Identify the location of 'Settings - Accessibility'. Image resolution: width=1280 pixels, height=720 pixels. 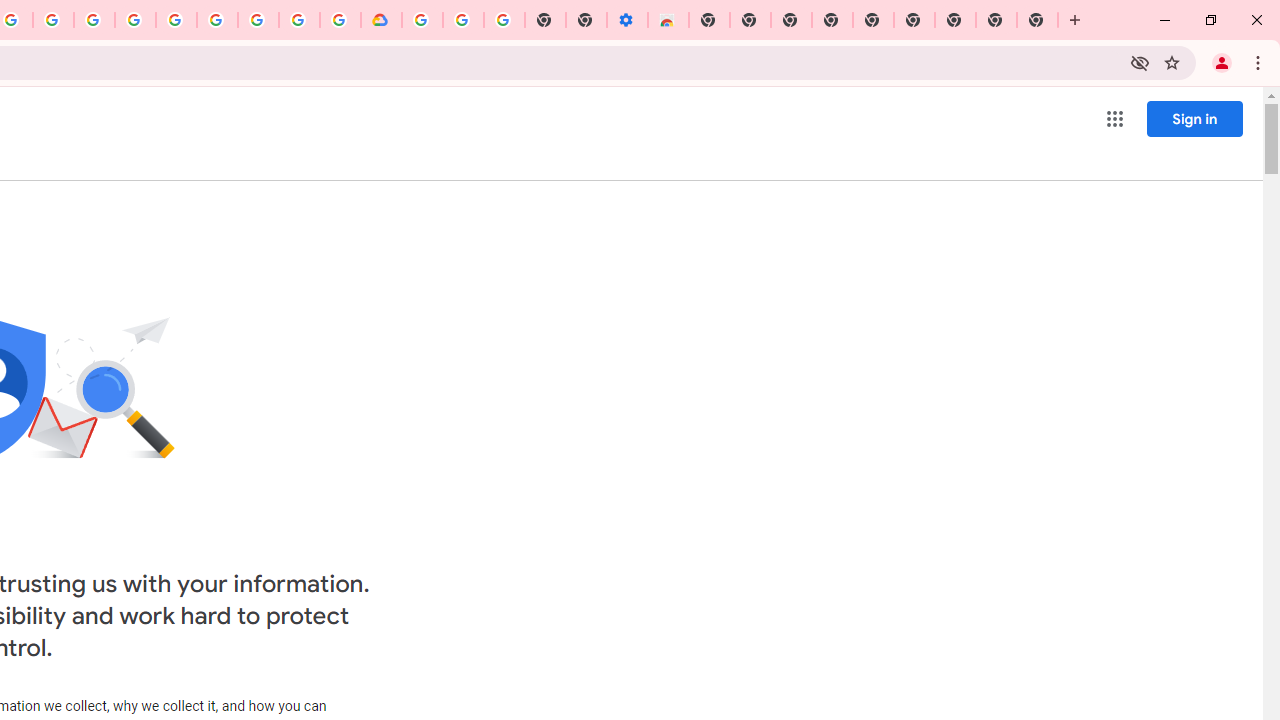
(626, 20).